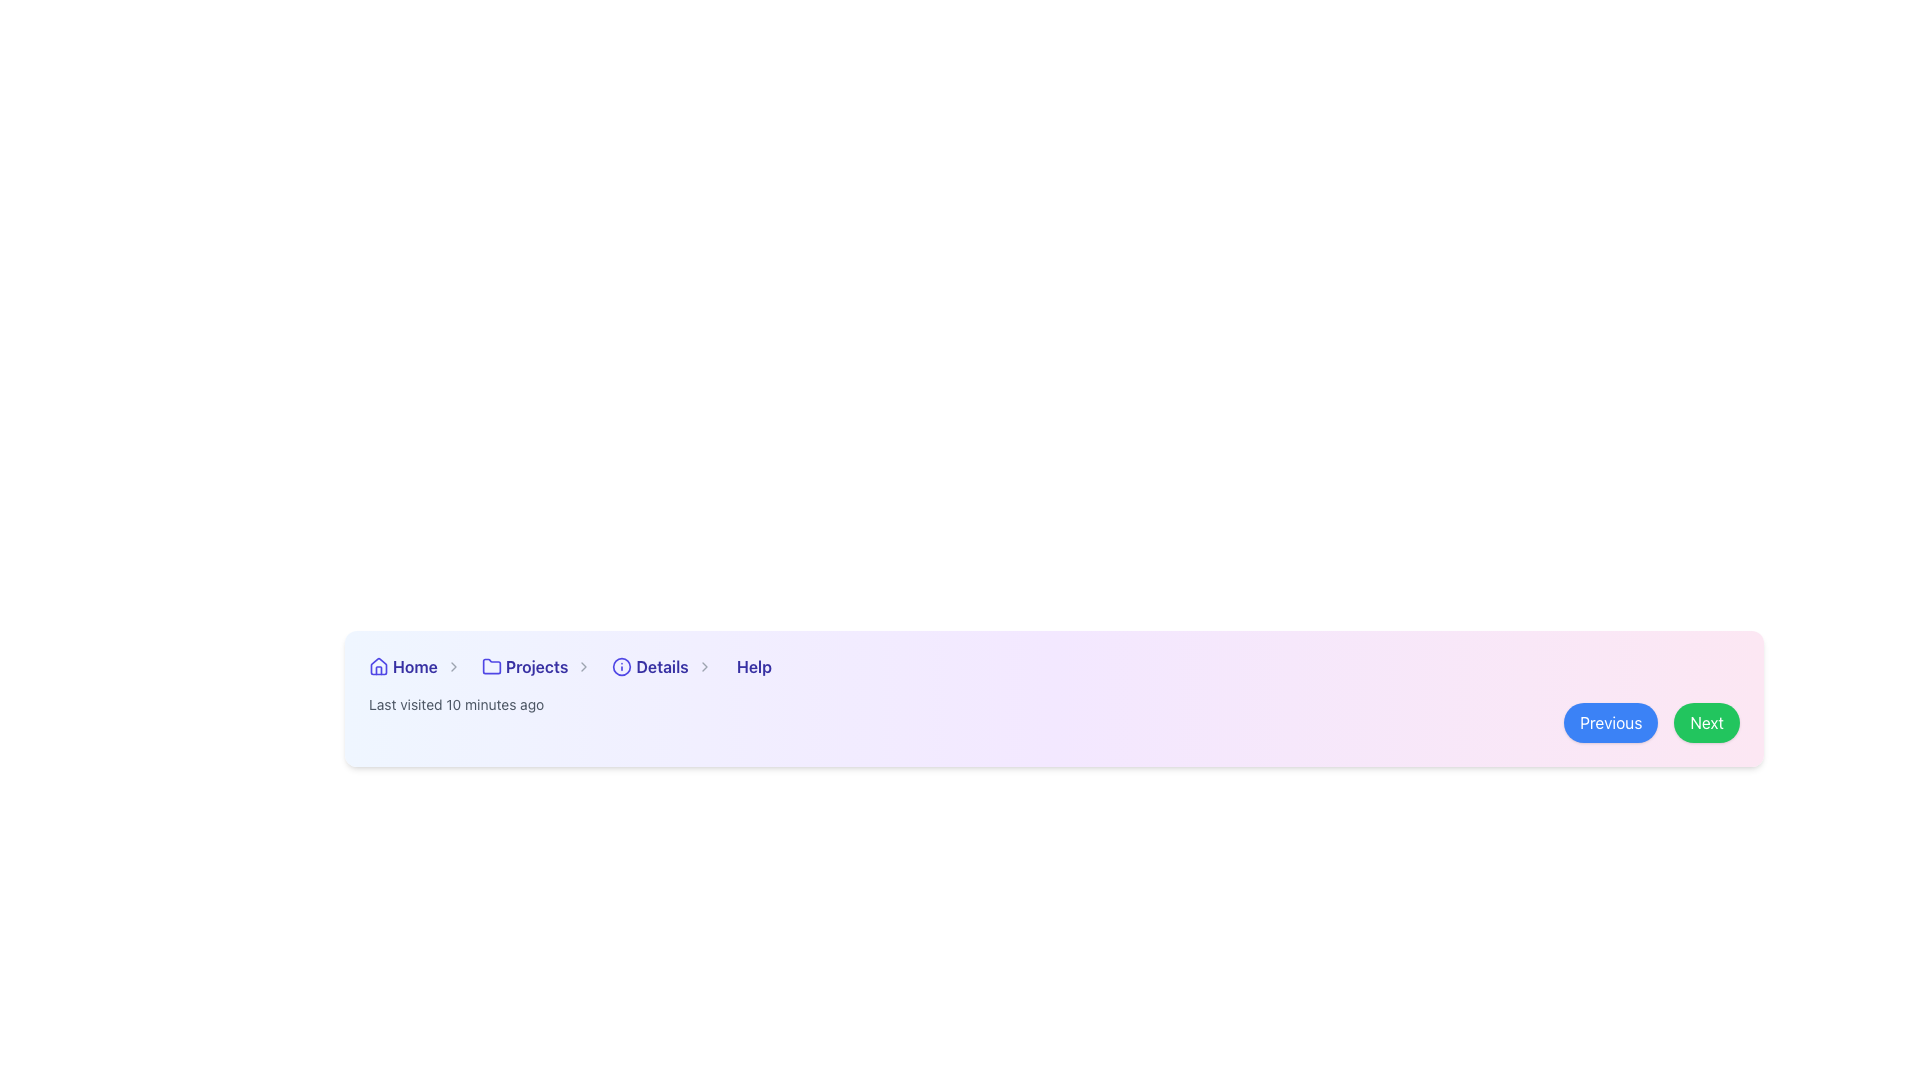 This screenshot has height=1080, width=1920. Describe the element at coordinates (379, 667) in the screenshot. I see `the small, simplistic indigo house icon located on the breadcrumb navigation bar next to the 'Home' text` at that location.